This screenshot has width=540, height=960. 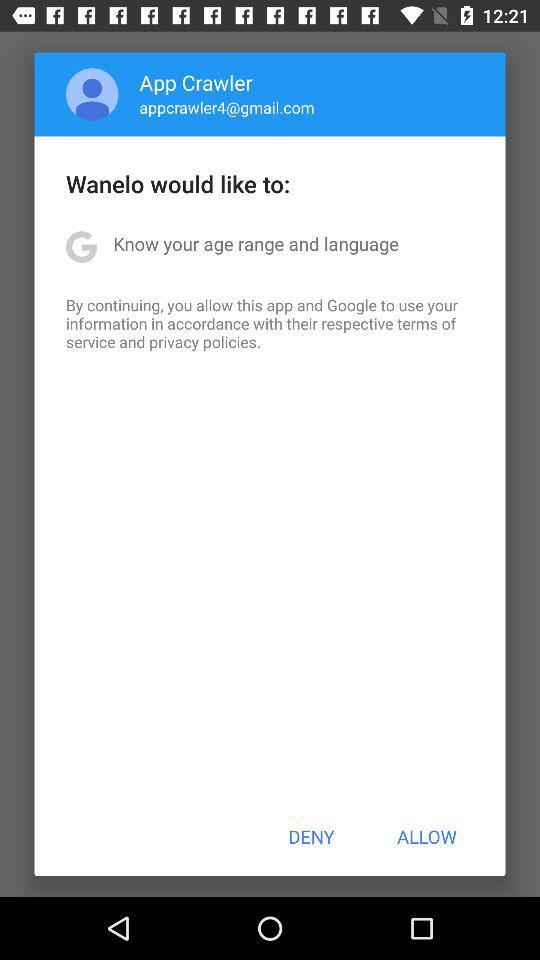 What do you see at coordinates (311, 836) in the screenshot?
I see `icon at the bottom` at bounding box center [311, 836].